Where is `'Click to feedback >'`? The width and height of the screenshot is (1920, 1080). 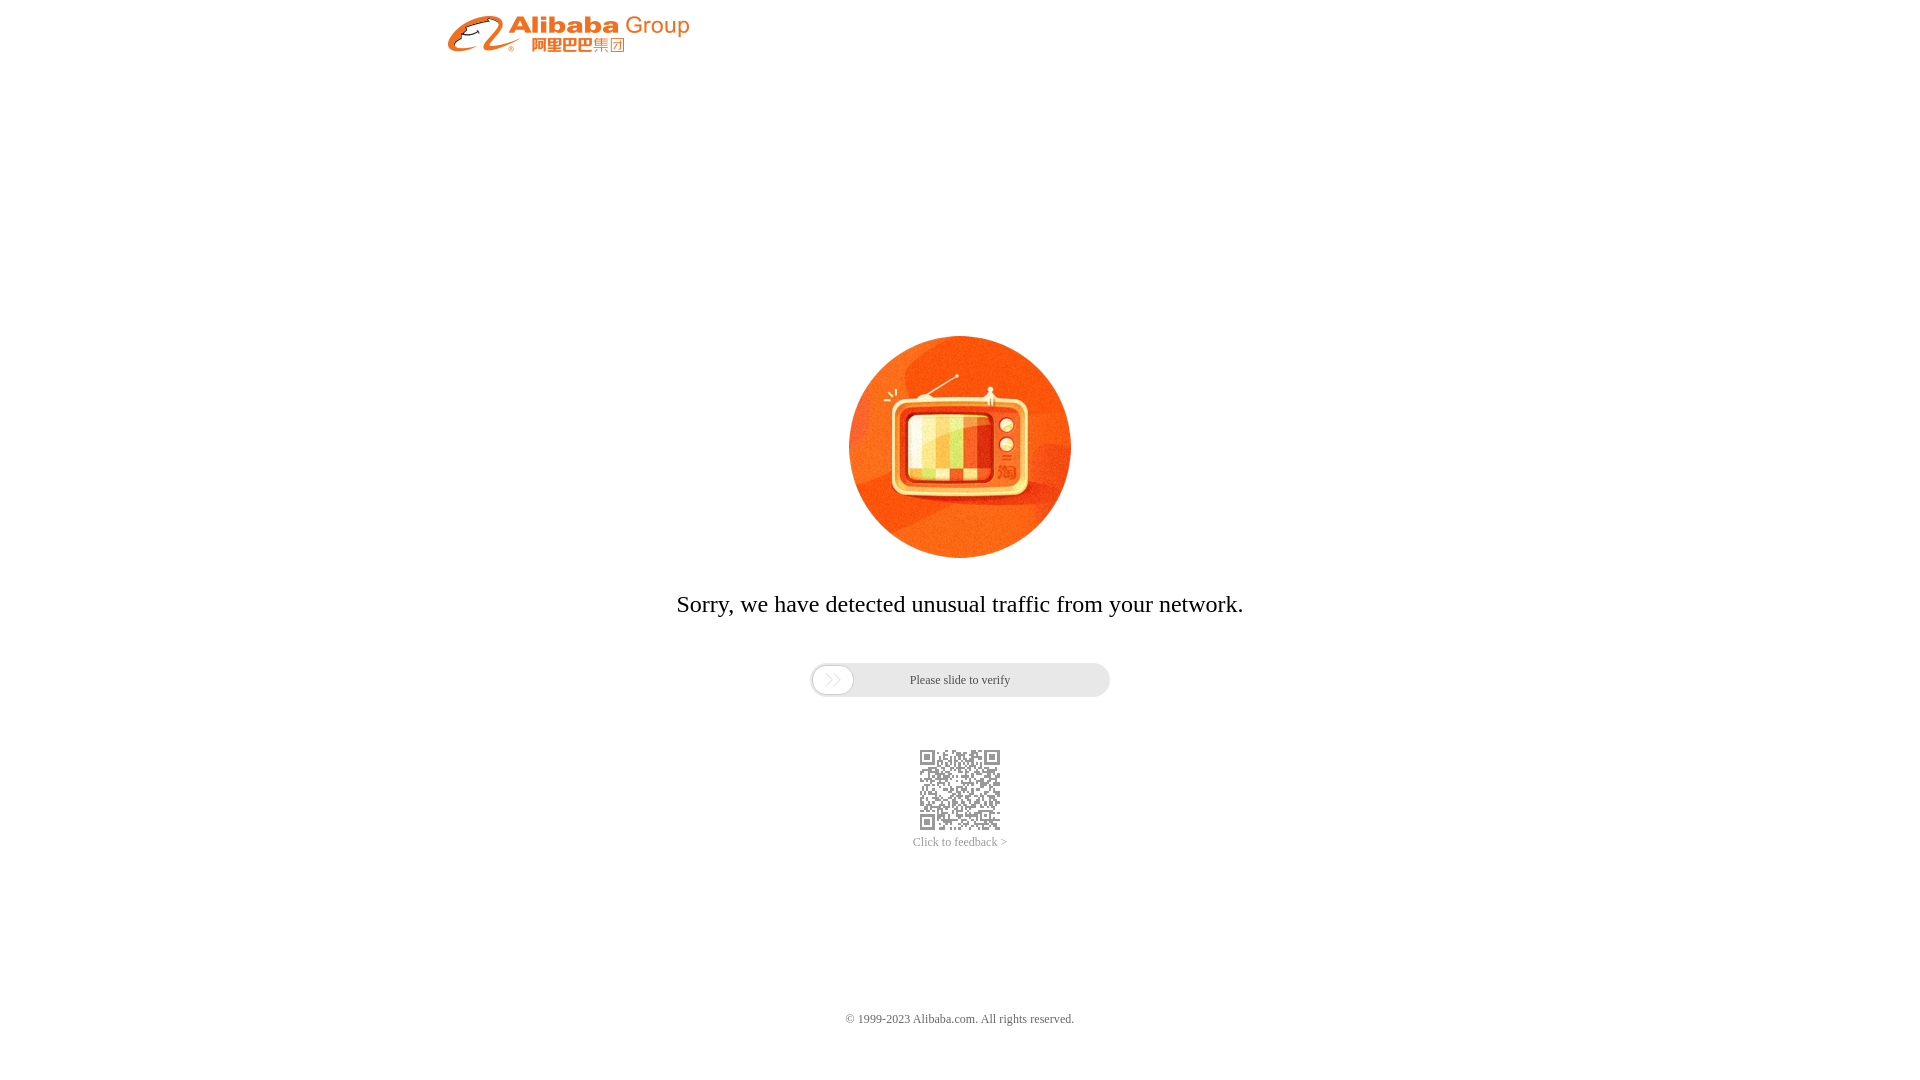
'Click to feedback >' is located at coordinates (960, 842).